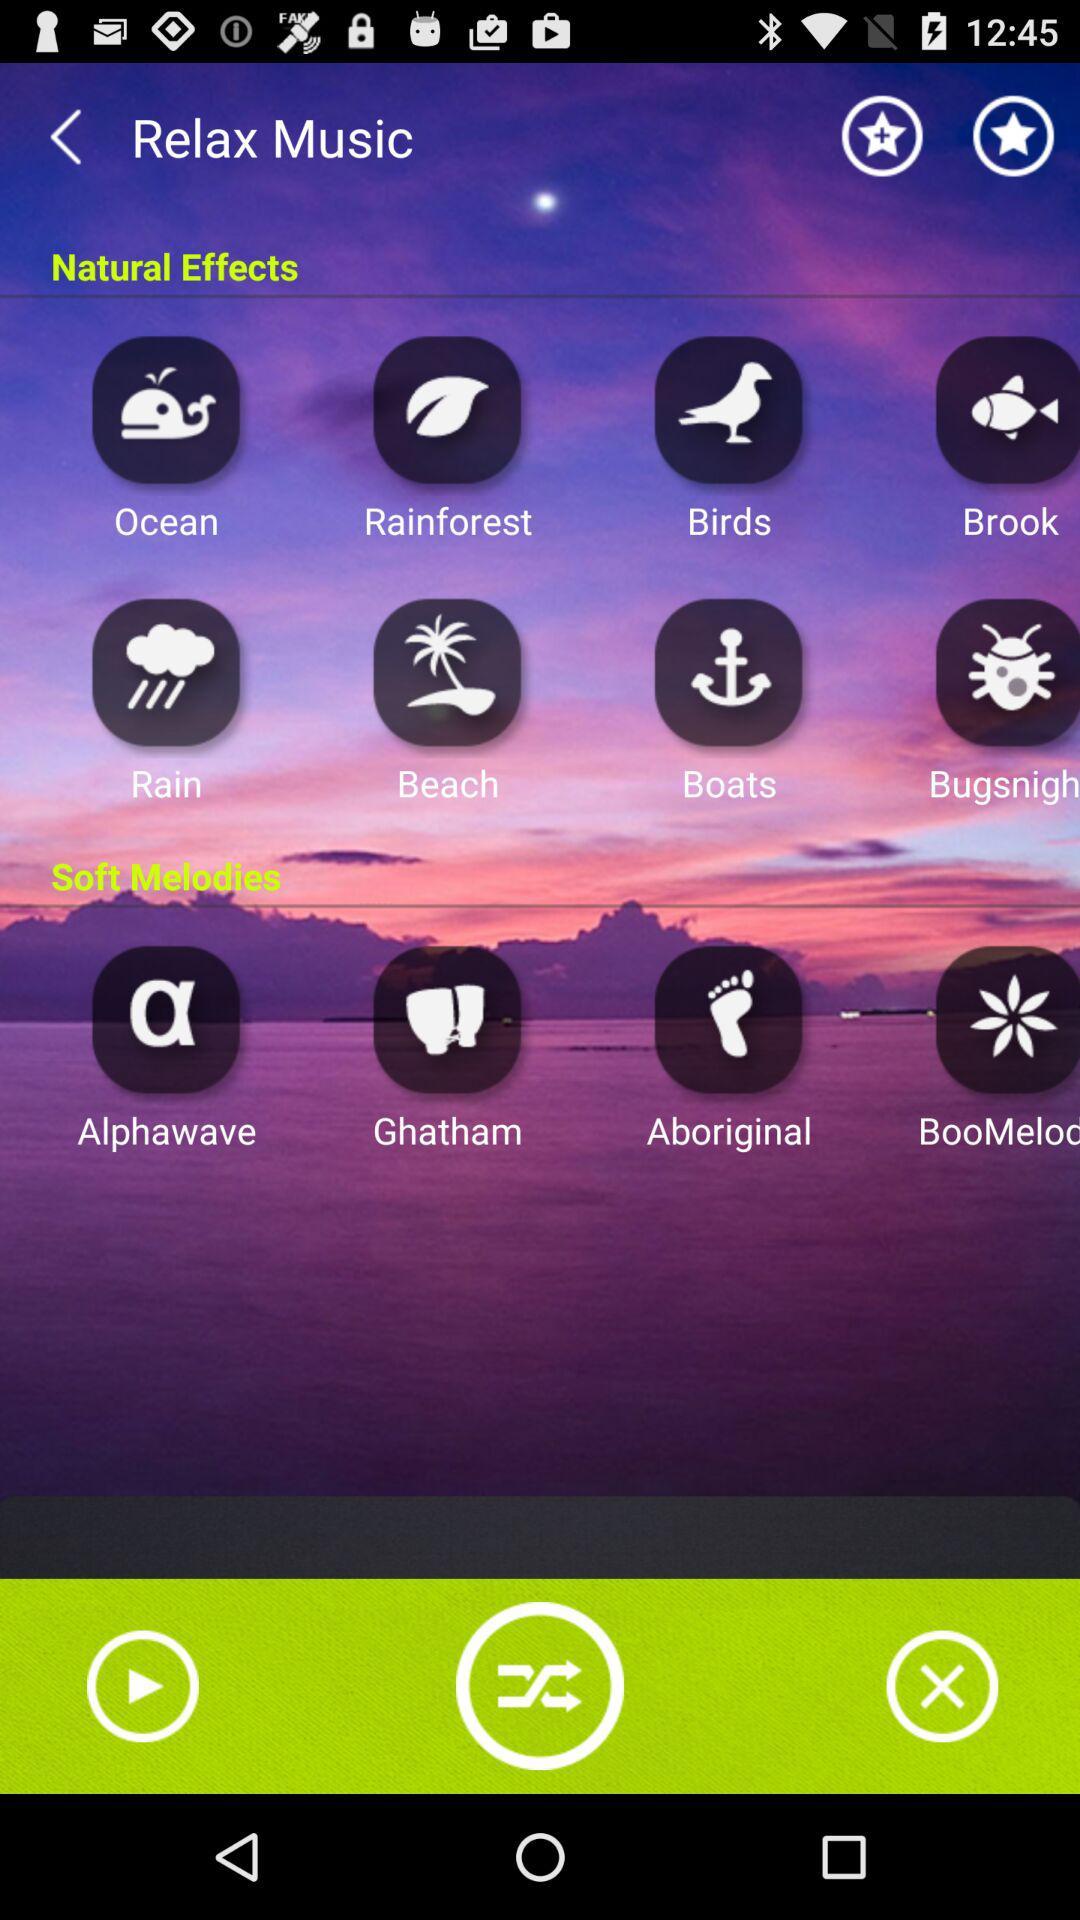 The height and width of the screenshot is (1920, 1080). Describe the element at coordinates (447, 671) in the screenshot. I see `beach` at that location.